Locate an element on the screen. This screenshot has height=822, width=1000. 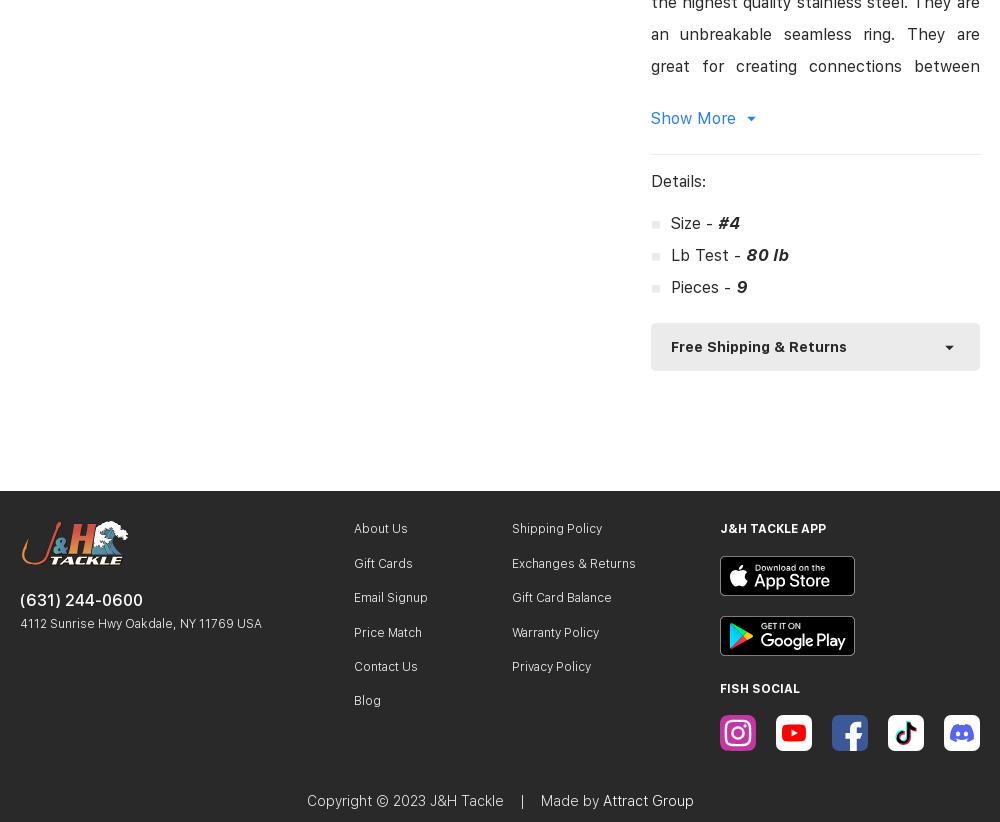
'Models: 5195-406-#4,' is located at coordinates (736, 414).